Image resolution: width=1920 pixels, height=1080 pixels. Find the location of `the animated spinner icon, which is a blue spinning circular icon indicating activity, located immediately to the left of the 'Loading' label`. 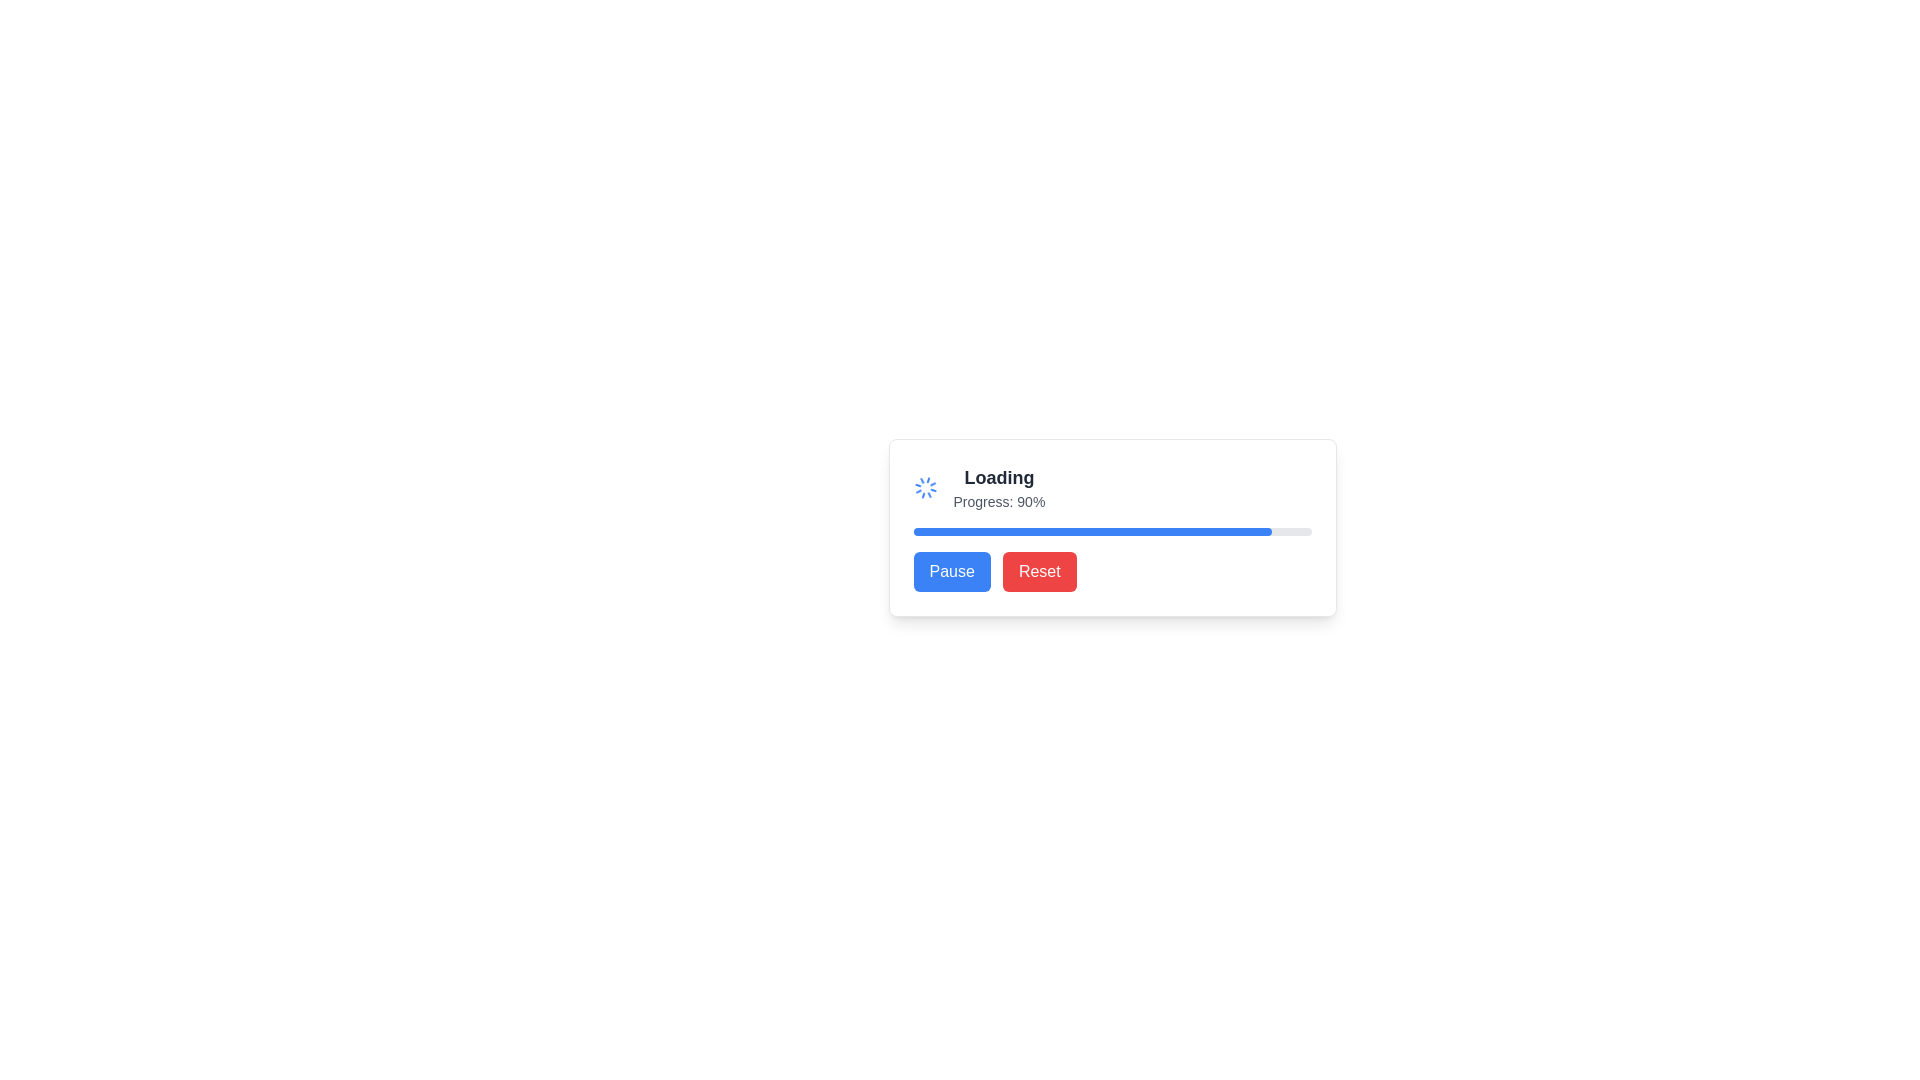

the animated spinner icon, which is a blue spinning circular icon indicating activity, located immediately to the left of the 'Loading' label is located at coordinates (924, 488).